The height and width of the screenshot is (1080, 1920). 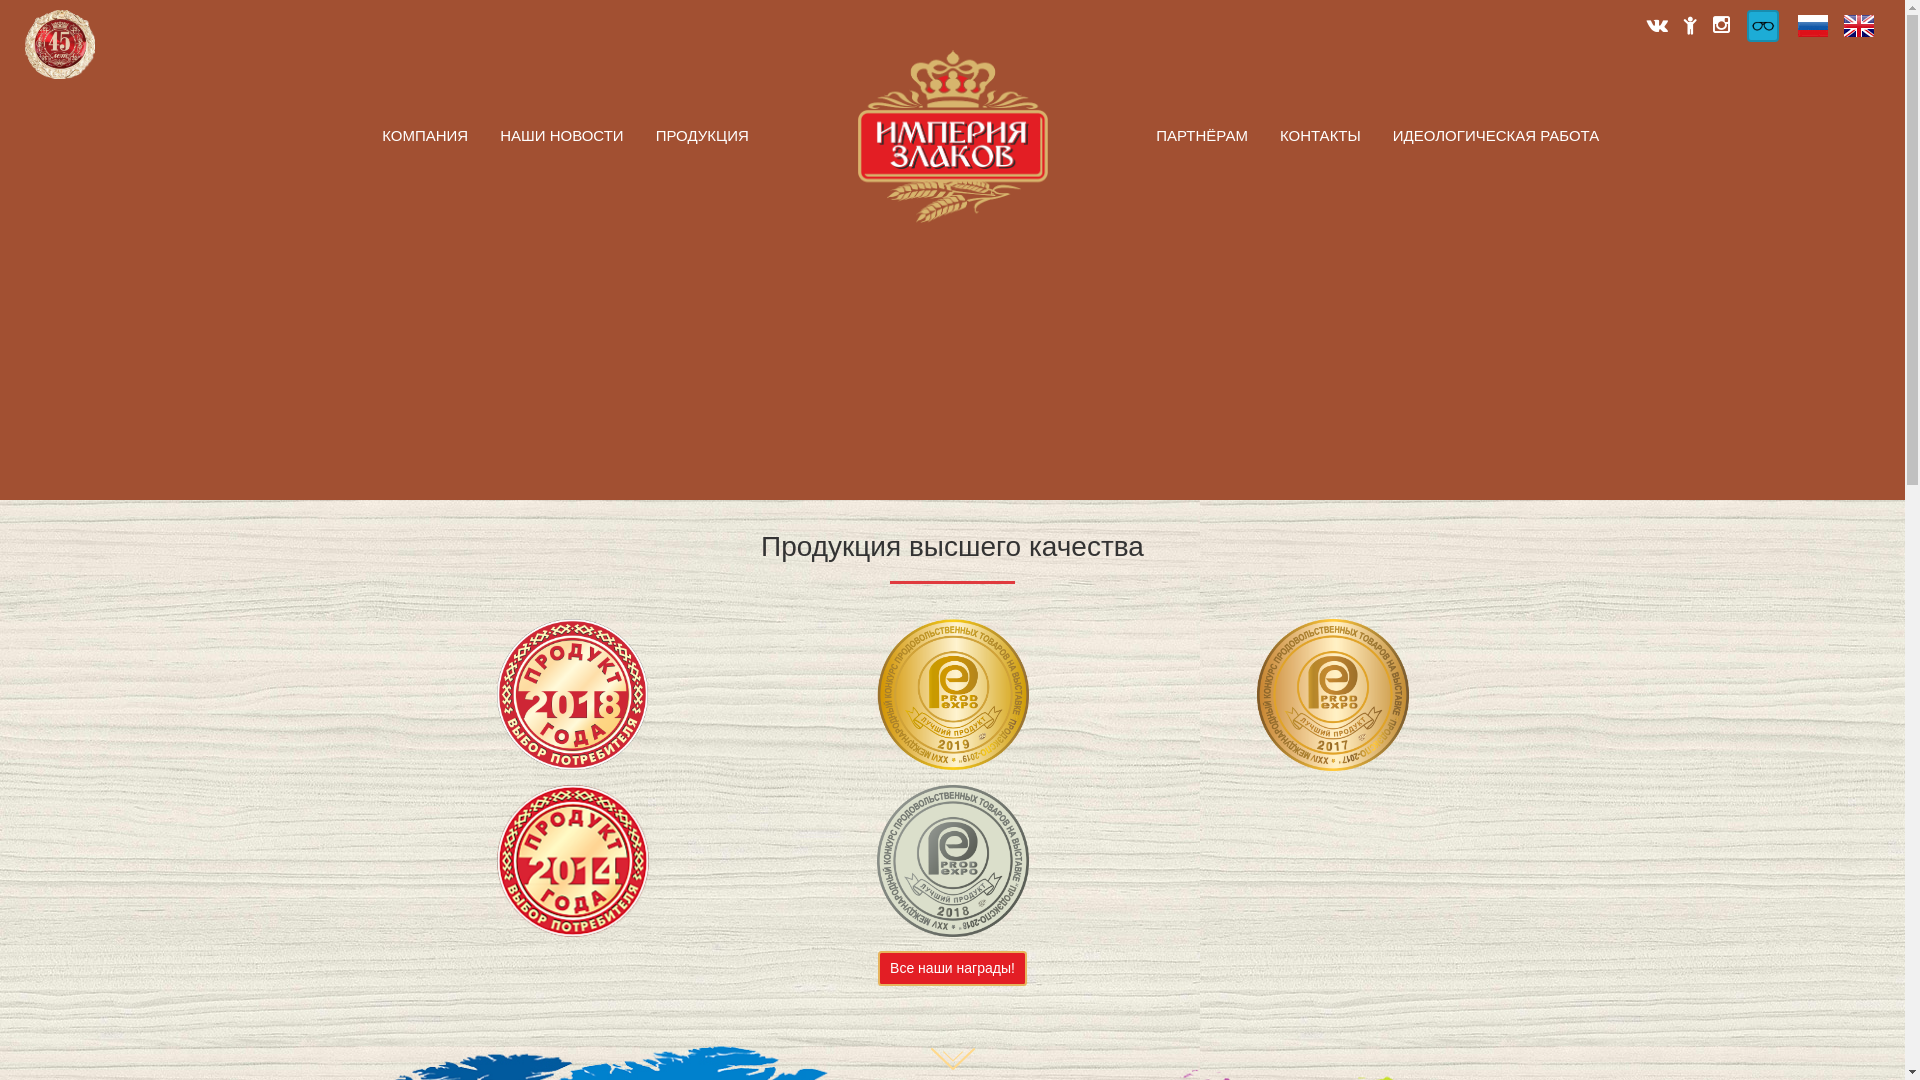 I want to click on 'English (United Kingdom)', so click(x=1857, y=26).